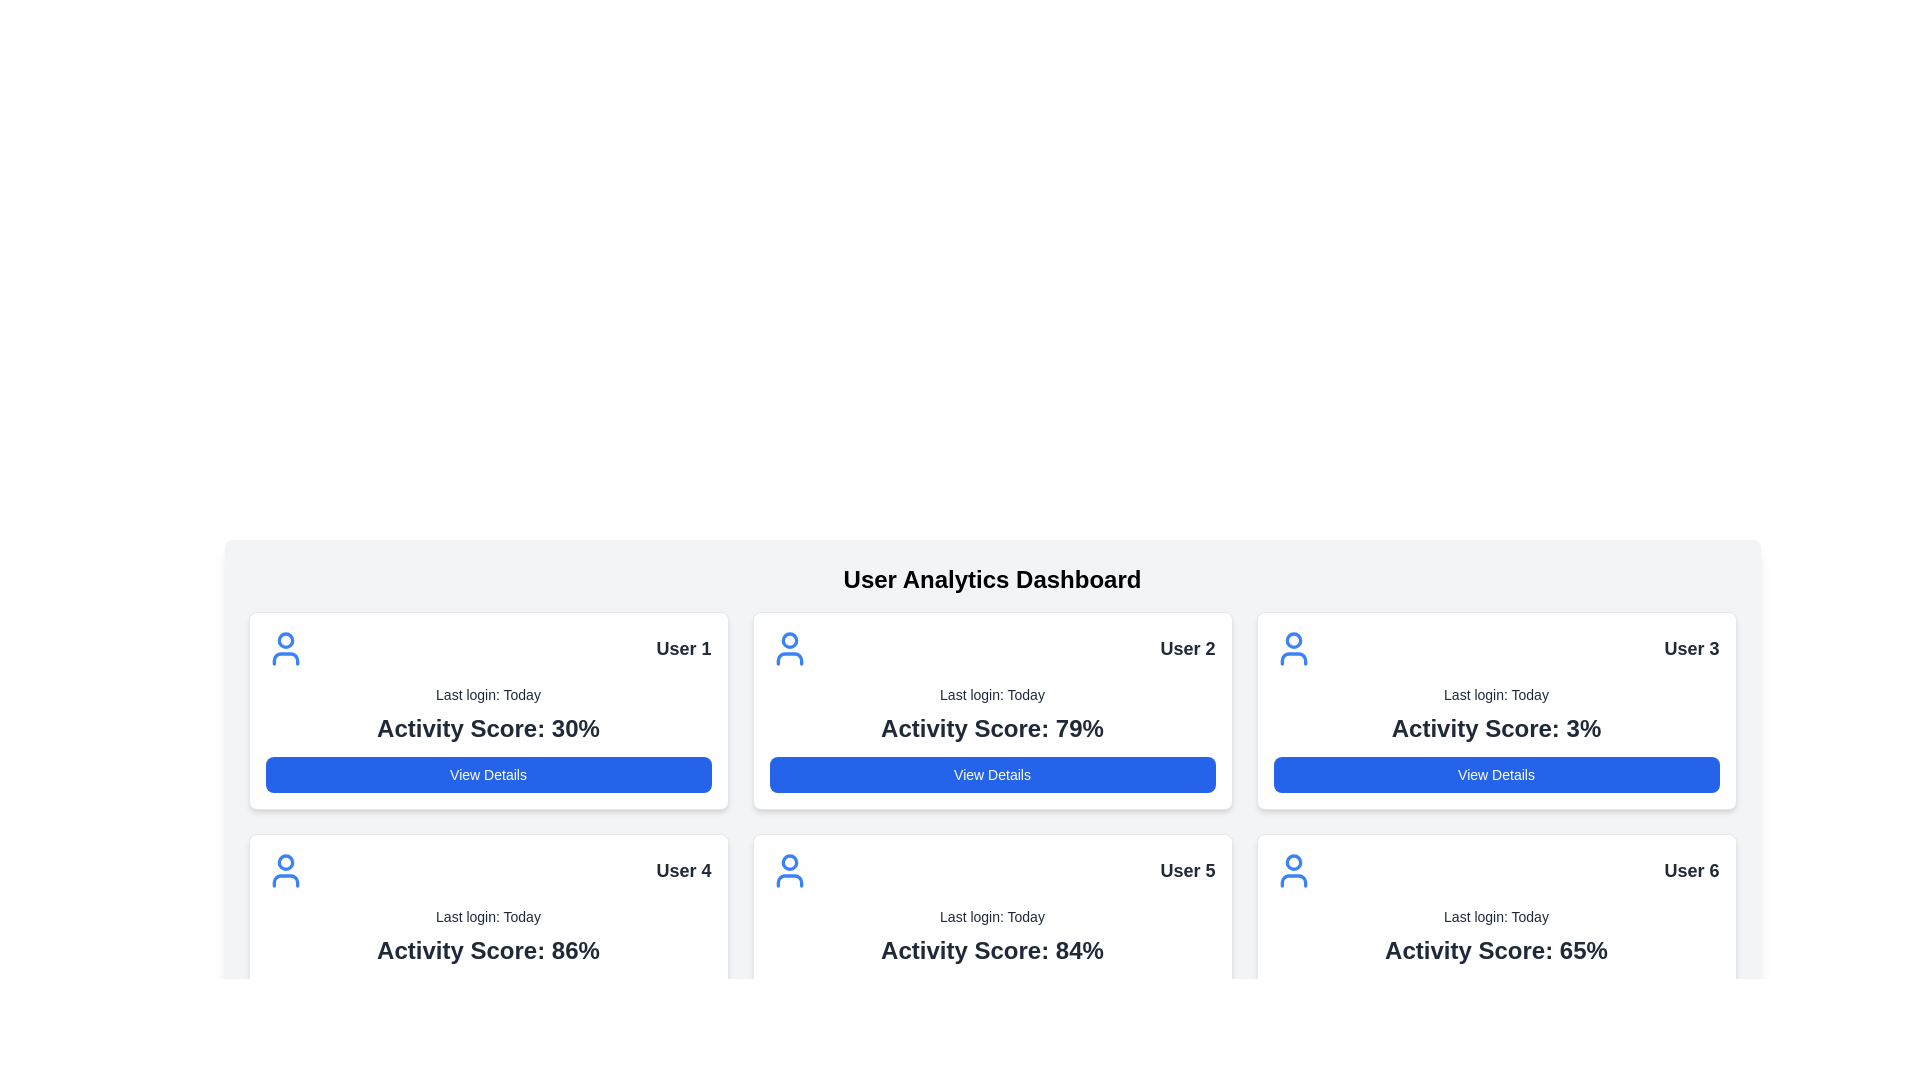 Image resolution: width=1920 pixels, height=1080 pixels. I want to click on the text label displaying 'Activity Score: 30%' located within the user card for 'User 1', positioned below 'Last login: Today' and above the 'View Details' button, so click(488, 729).